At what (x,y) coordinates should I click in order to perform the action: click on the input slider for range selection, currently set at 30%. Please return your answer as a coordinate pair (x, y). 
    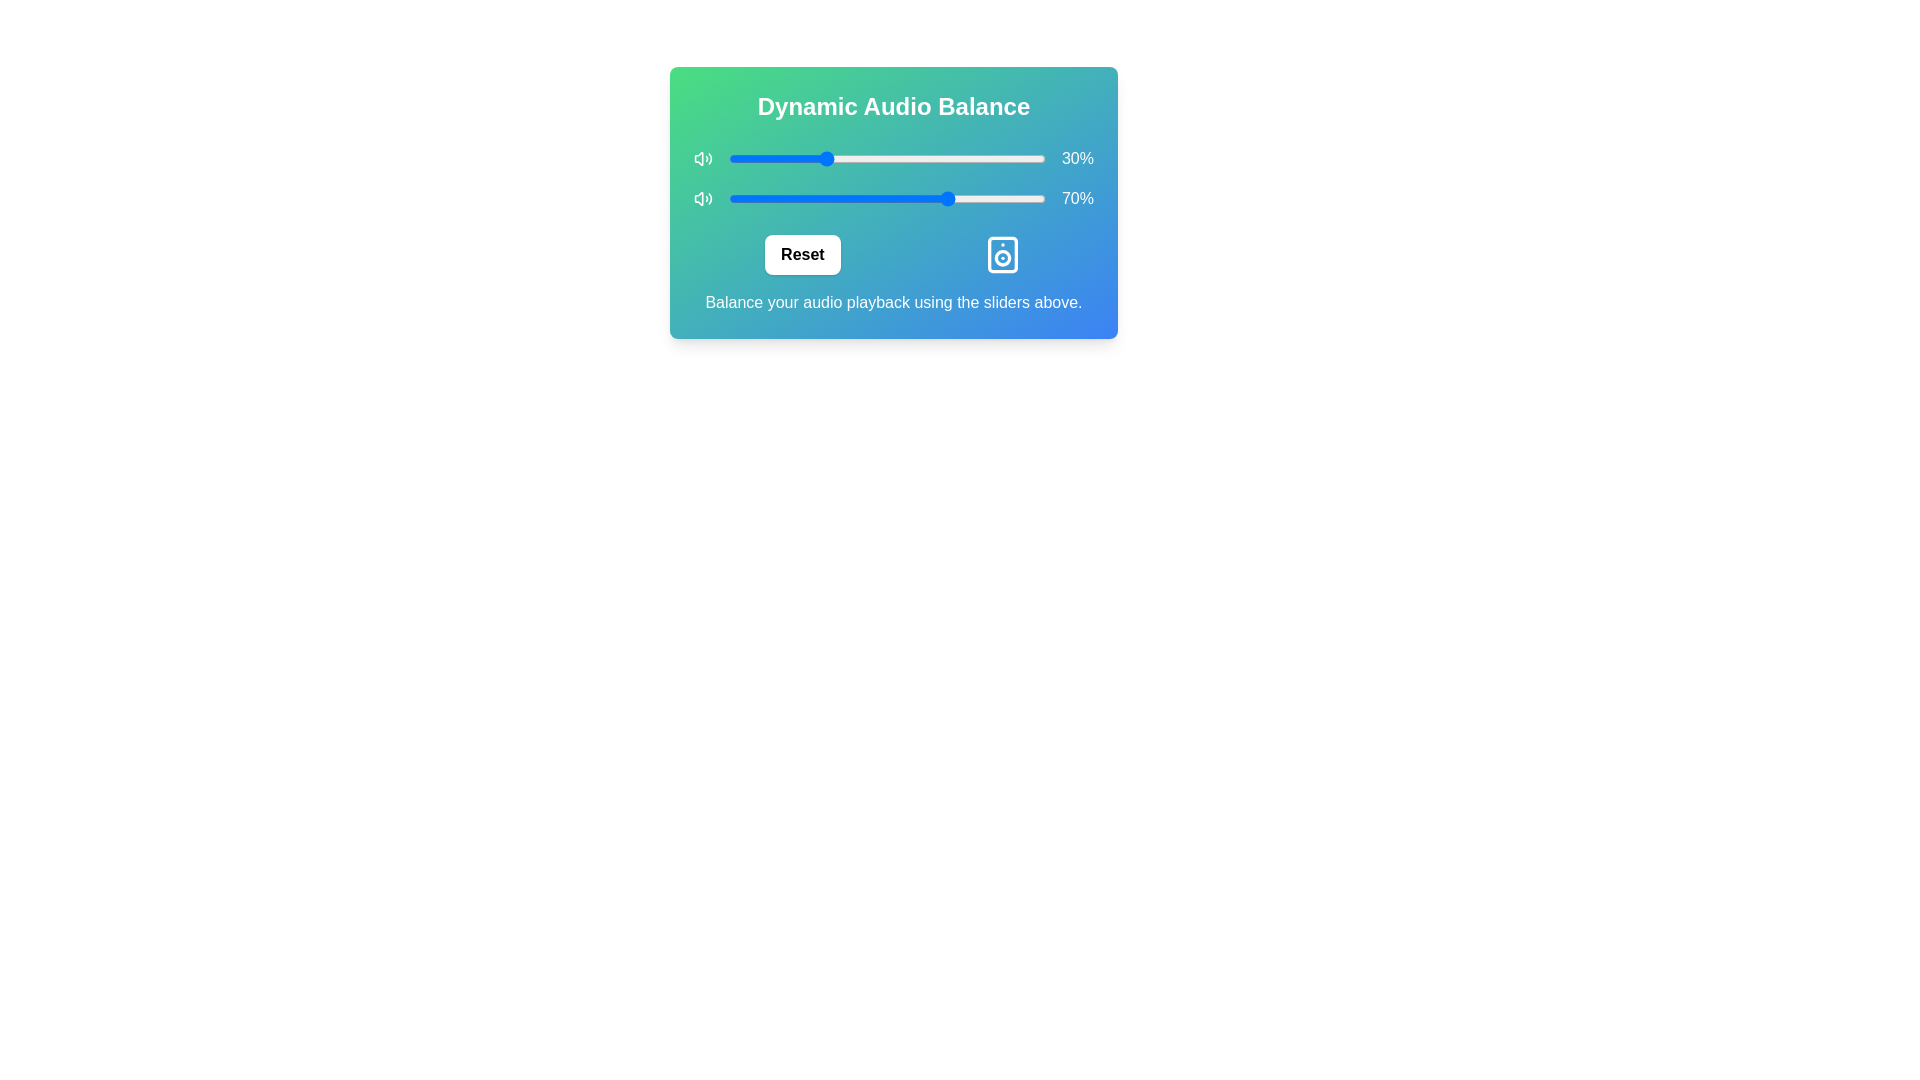
    Looking at the image, I should click on (886, 157).